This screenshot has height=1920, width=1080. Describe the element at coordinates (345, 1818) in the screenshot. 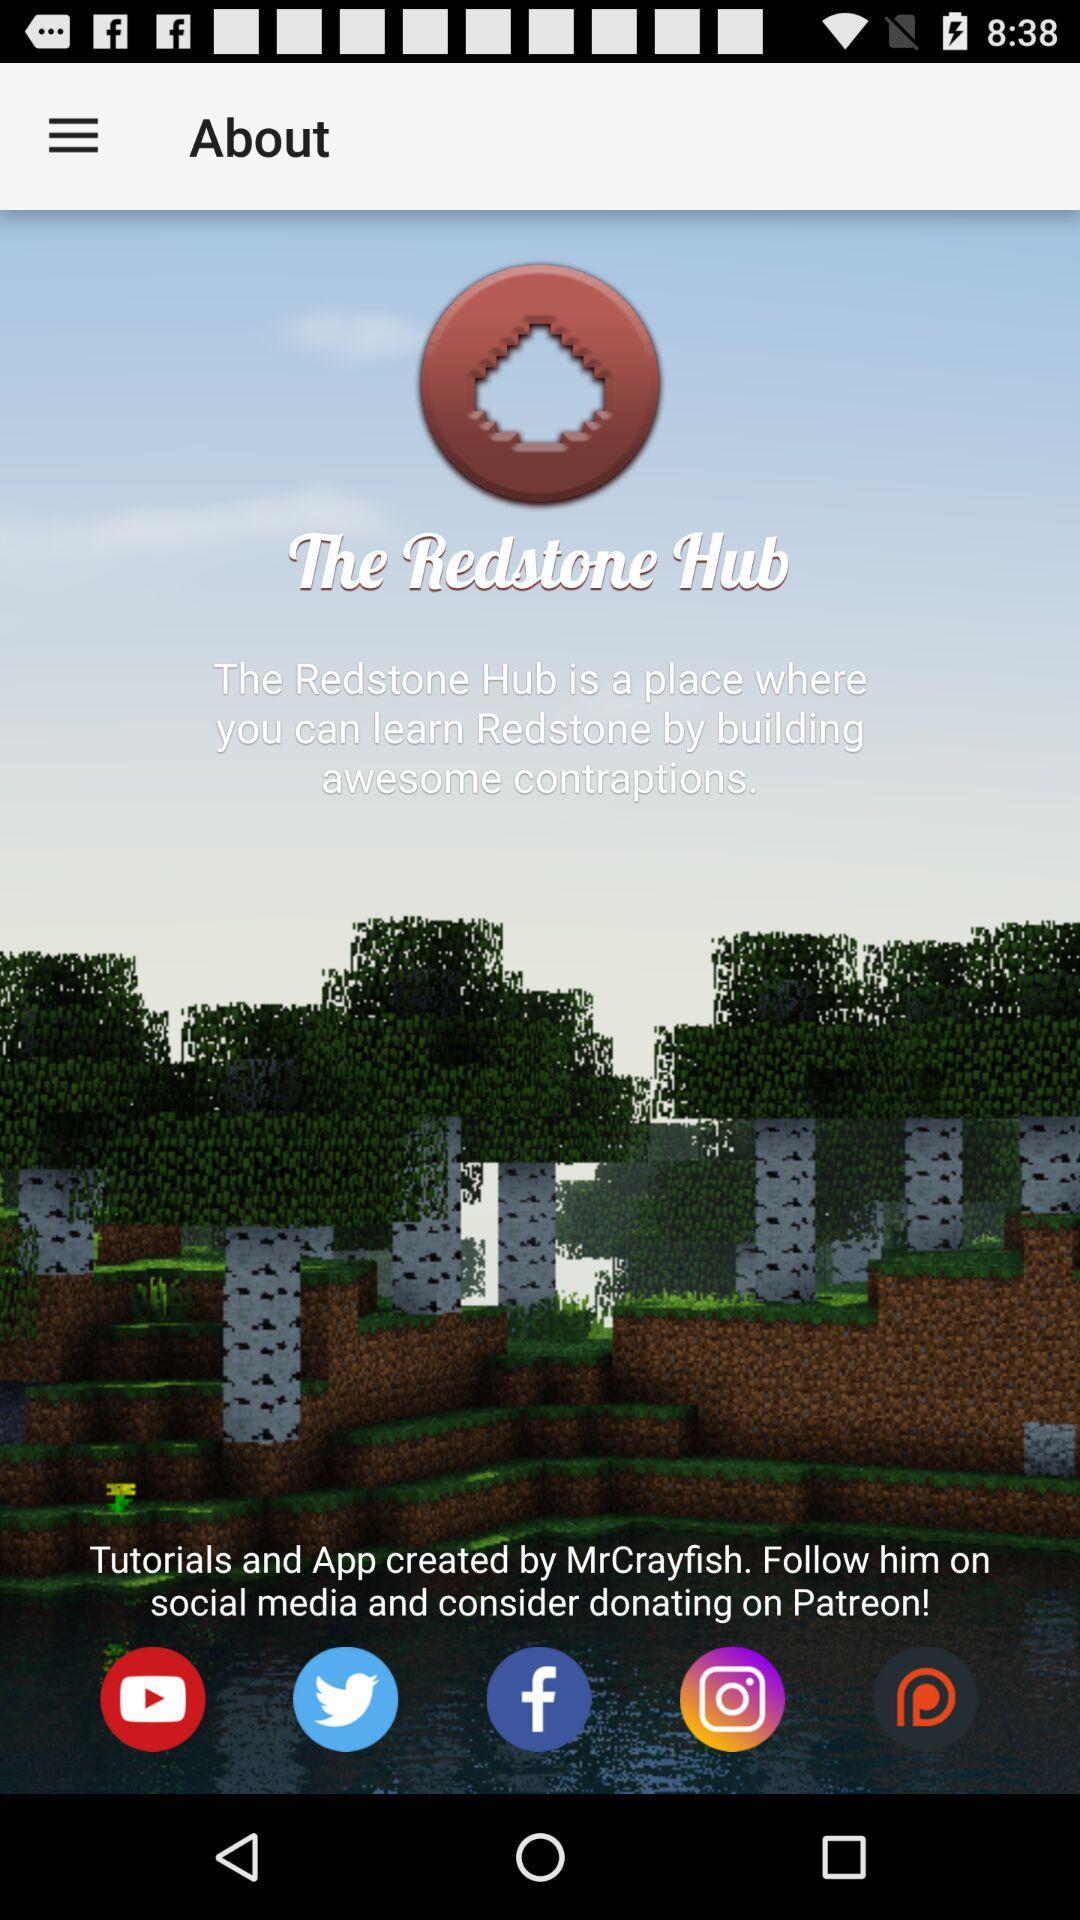

I see `the avatar icon` at that location.